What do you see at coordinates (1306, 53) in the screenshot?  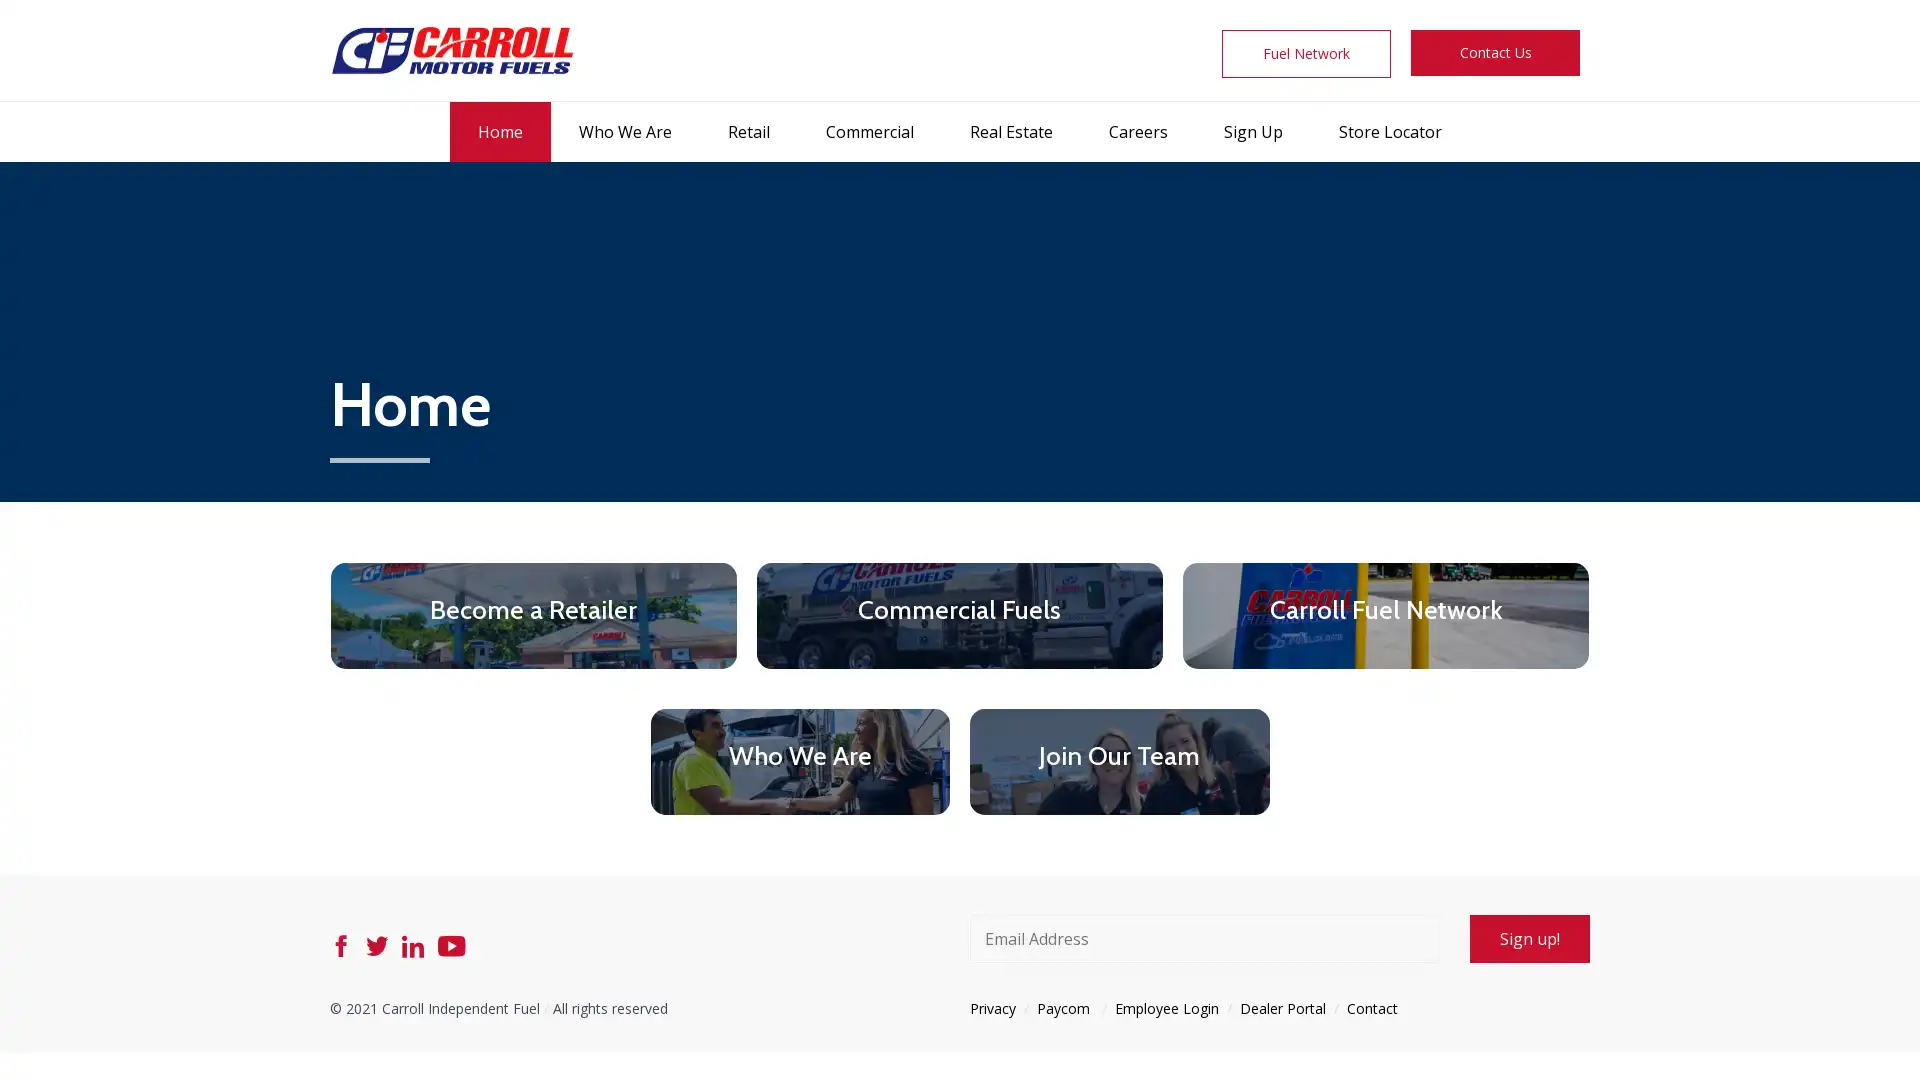 I see `Fuel Network` at bounding box center [1306, 53].